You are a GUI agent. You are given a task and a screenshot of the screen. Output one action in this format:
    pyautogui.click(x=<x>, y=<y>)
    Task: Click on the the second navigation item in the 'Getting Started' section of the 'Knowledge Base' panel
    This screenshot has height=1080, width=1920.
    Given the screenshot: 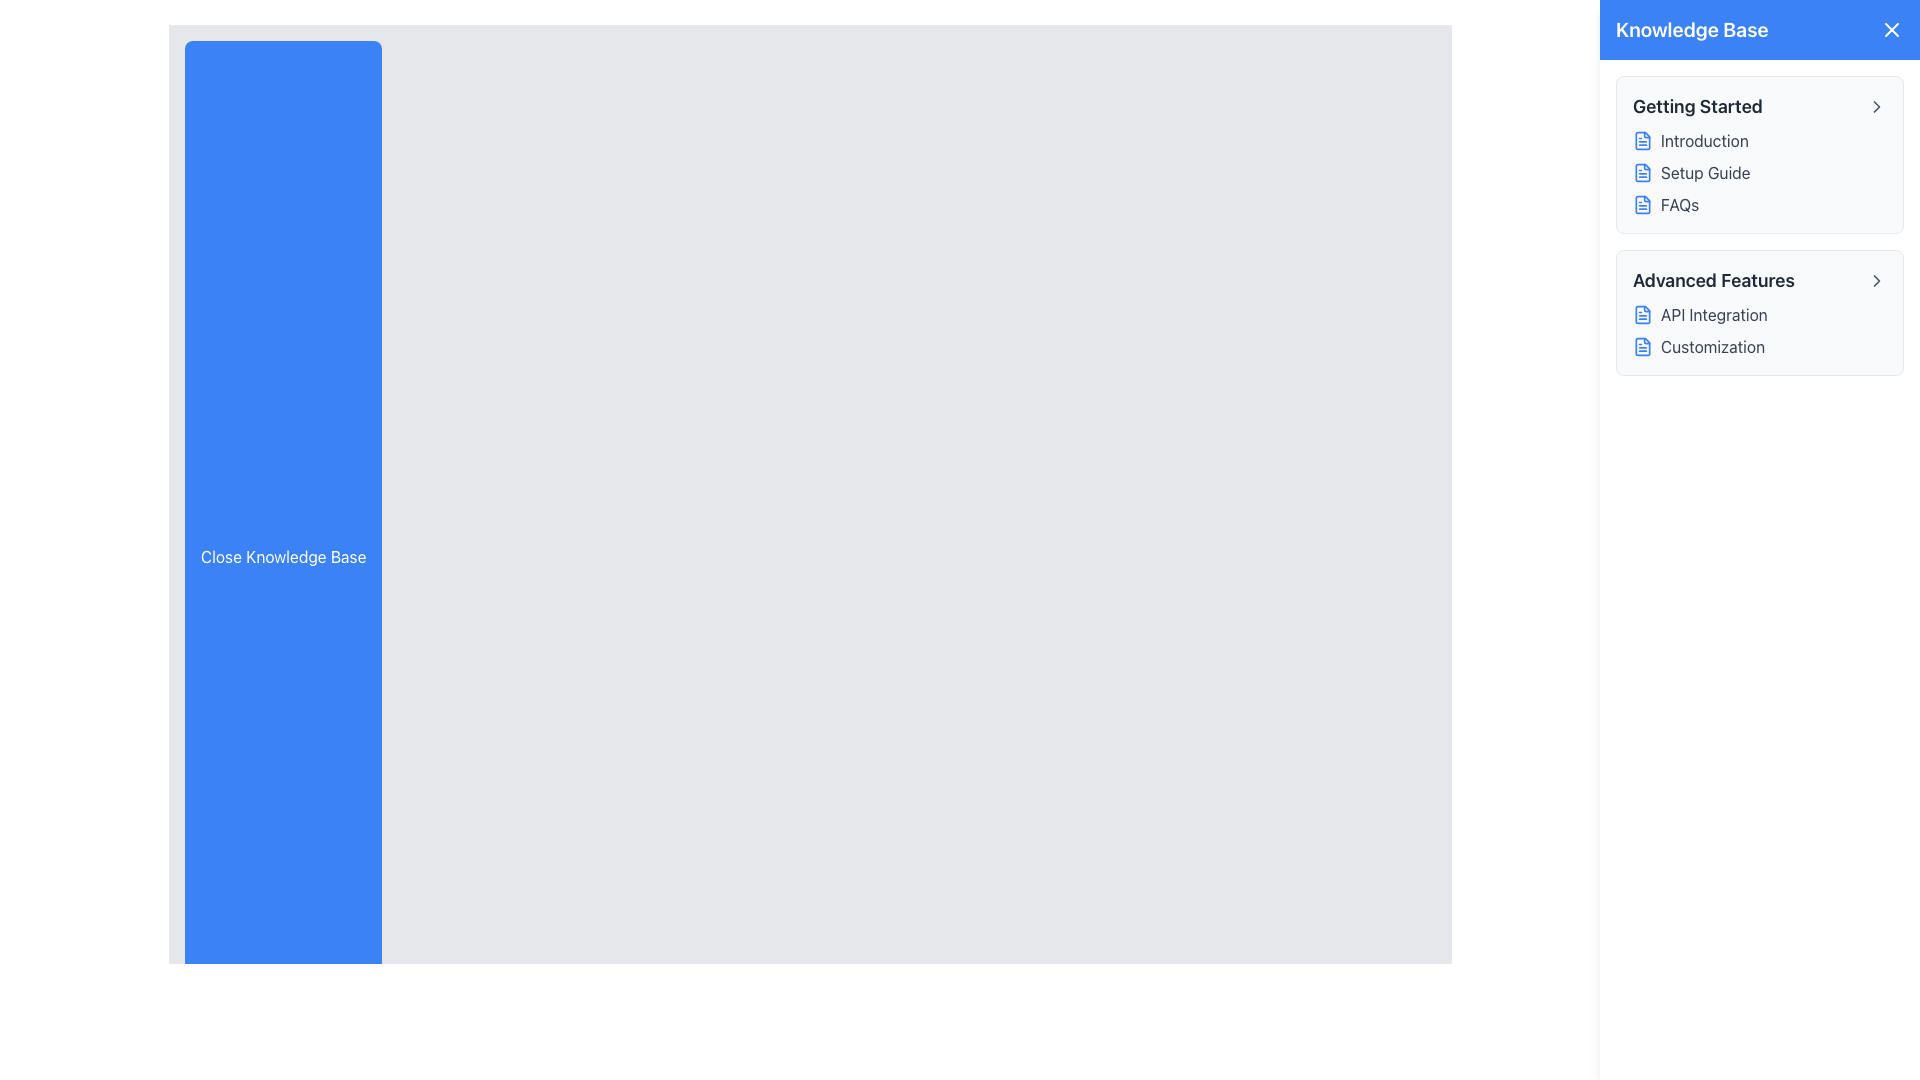 What is the action you would take?
    pyautogui.click(x=1760, y=172)
    